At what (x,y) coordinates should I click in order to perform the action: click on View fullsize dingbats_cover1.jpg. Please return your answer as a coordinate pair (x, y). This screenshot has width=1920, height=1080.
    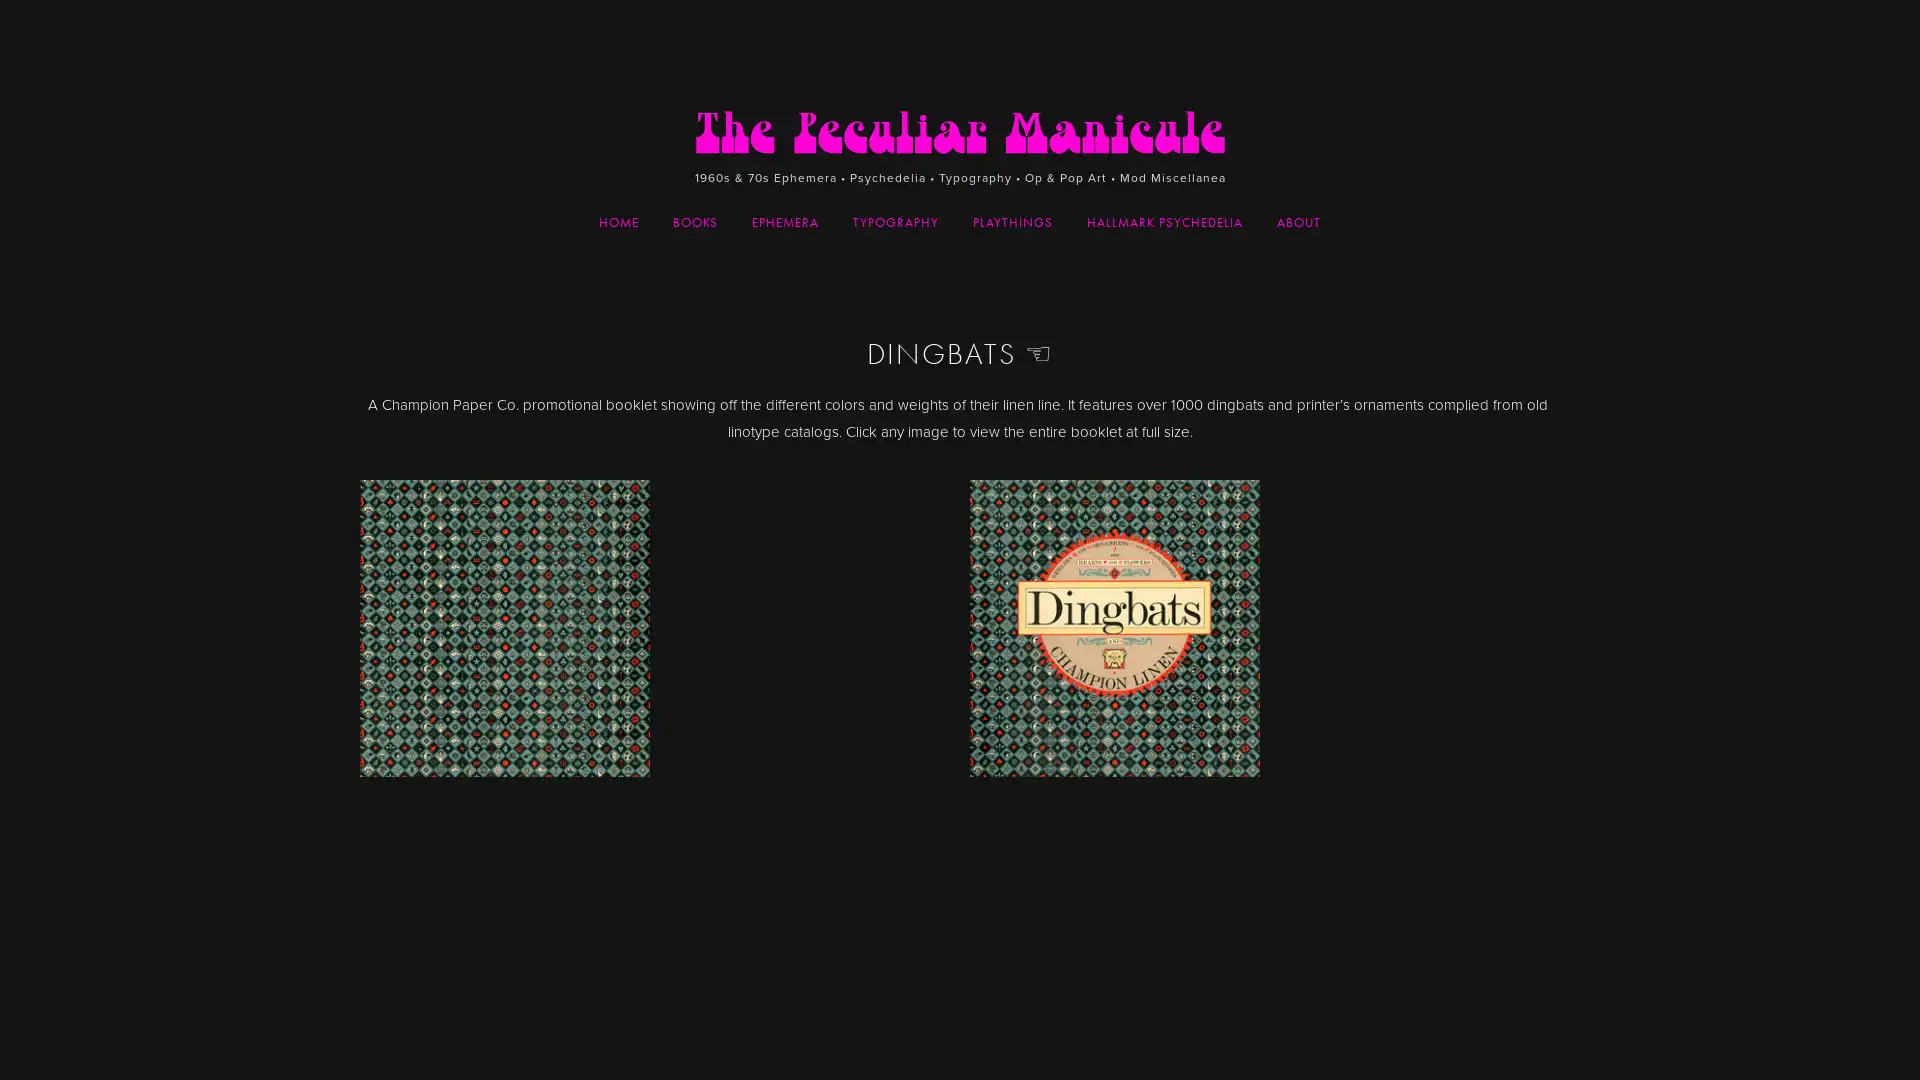
    Looking at the image, I should click on (654, 774).